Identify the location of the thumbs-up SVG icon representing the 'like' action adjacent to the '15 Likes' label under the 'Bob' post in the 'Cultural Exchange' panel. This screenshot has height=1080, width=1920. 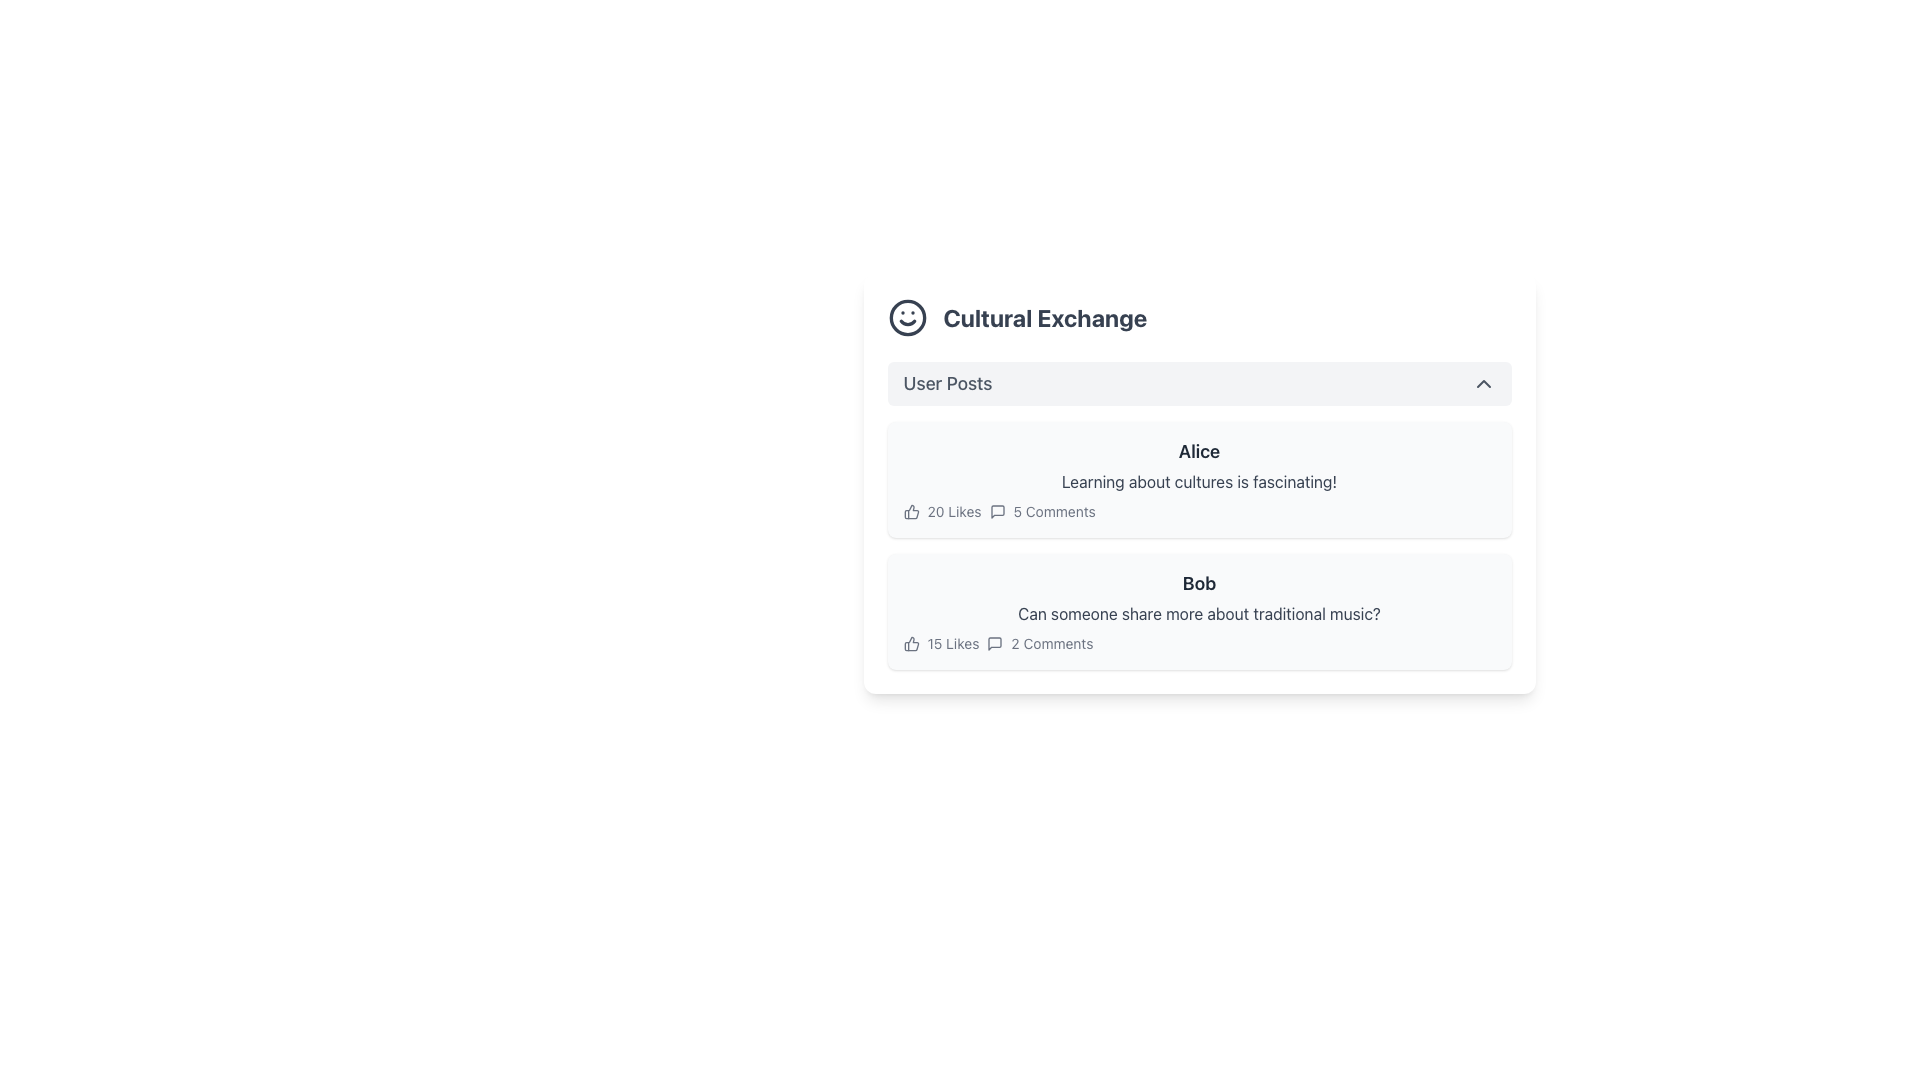
(910, 644).